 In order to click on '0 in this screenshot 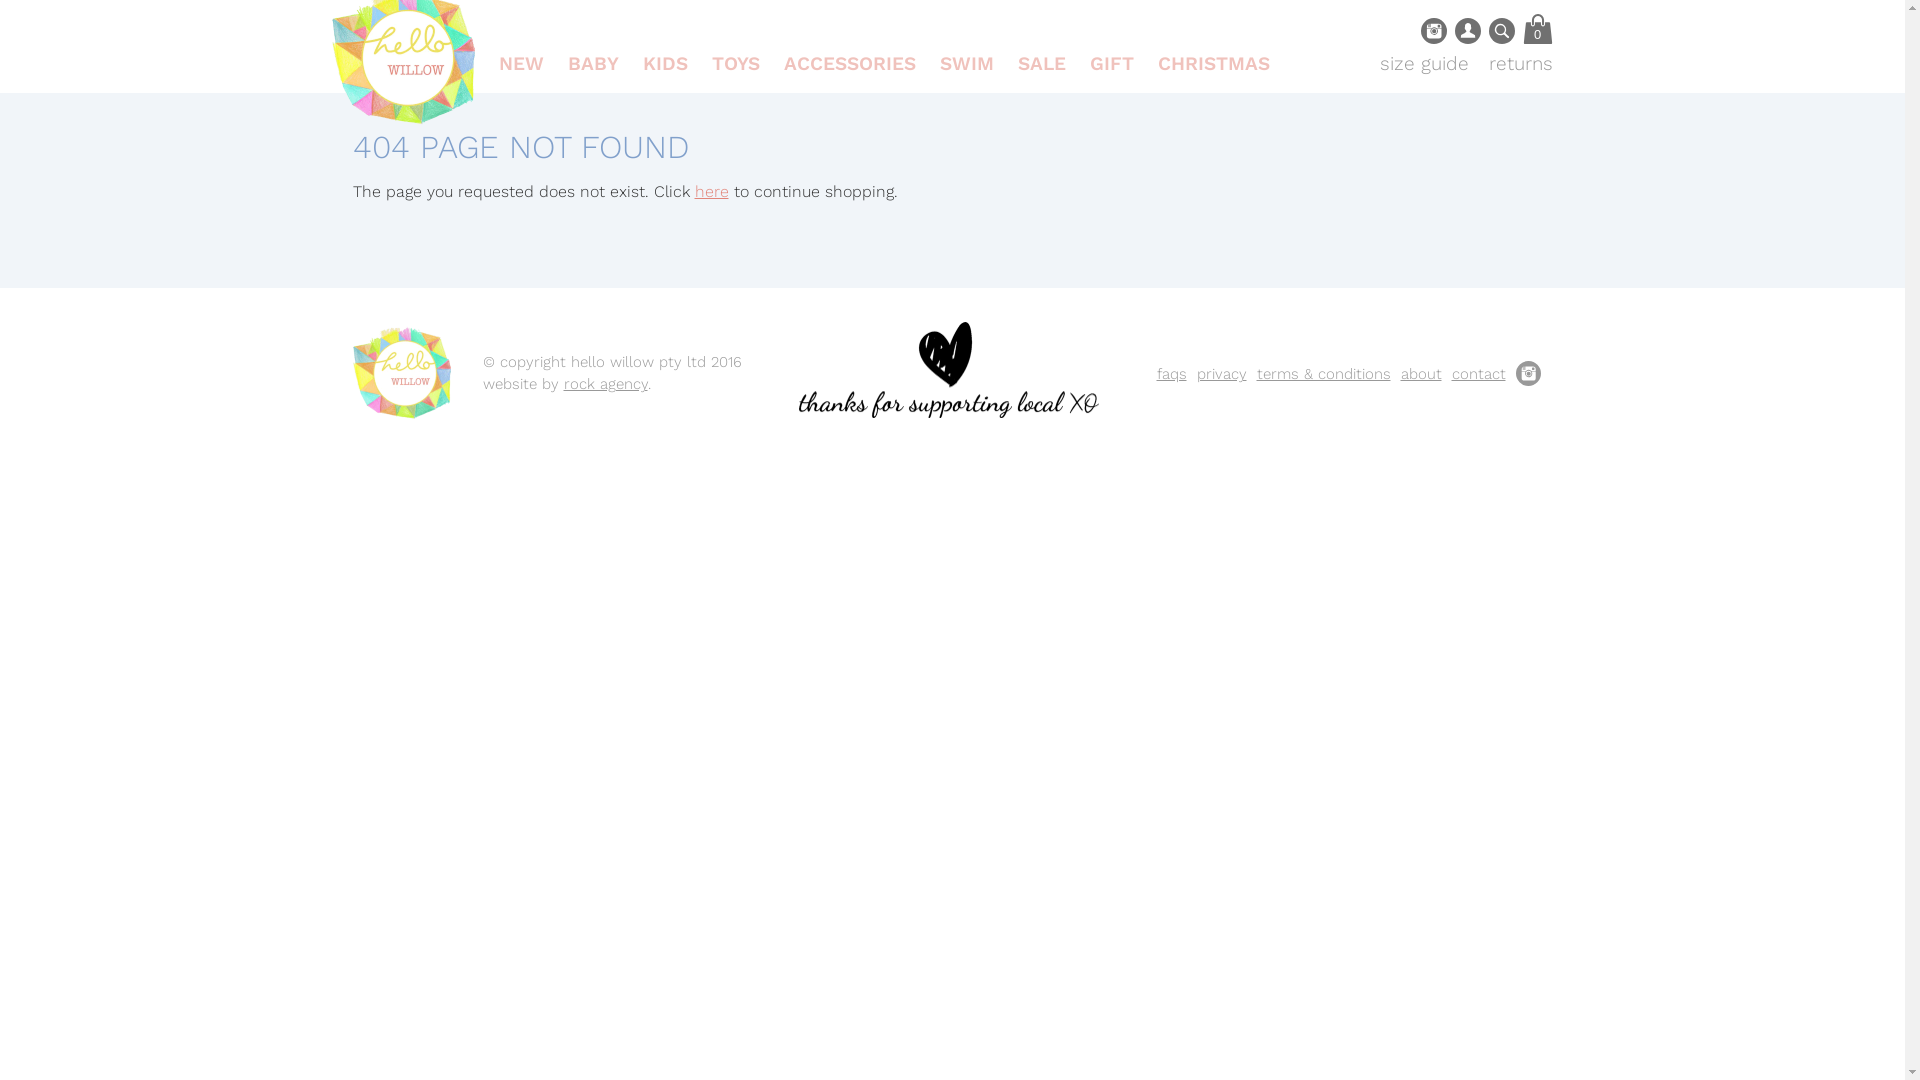, I will do `click(1520, 29)`.